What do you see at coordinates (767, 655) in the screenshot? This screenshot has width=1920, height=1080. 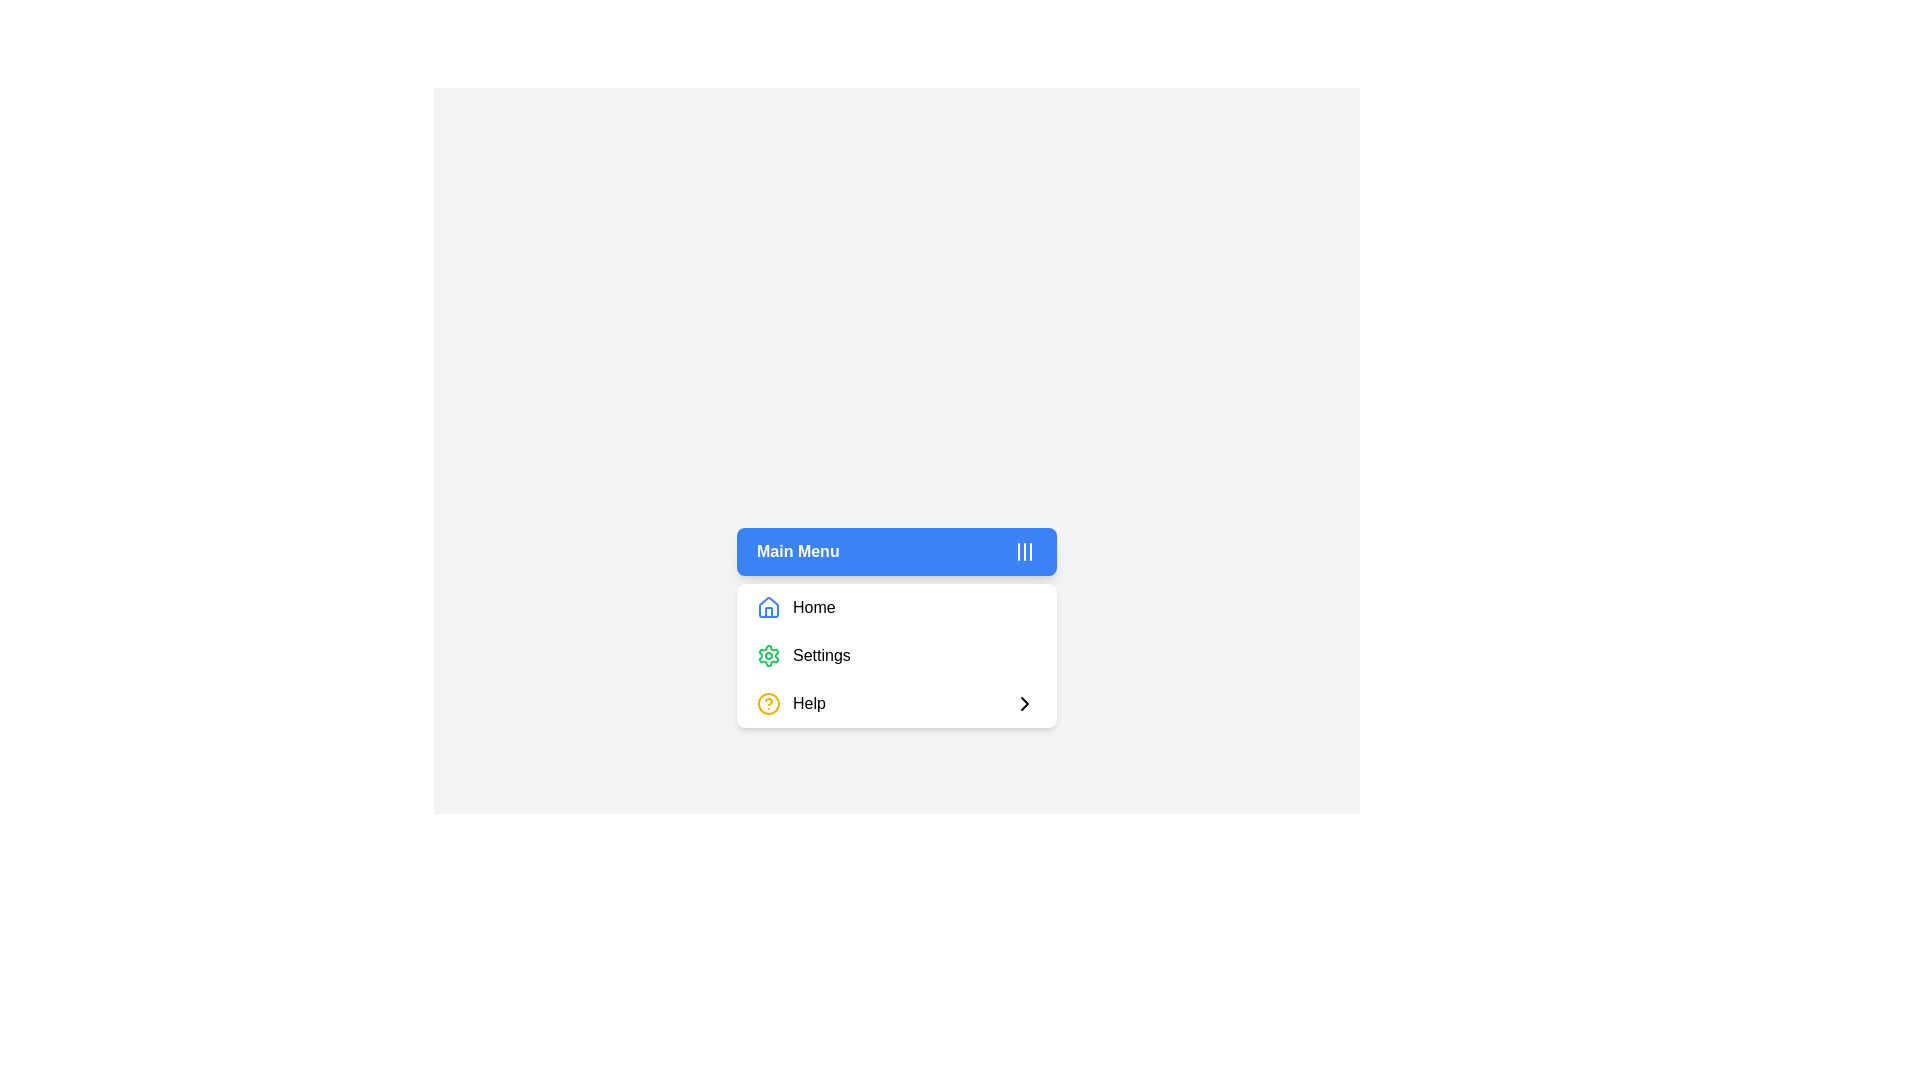 I see `the green cogwheel icon located next to the 'Settings' text in the vertical menu` at bounding box center [767, 655].